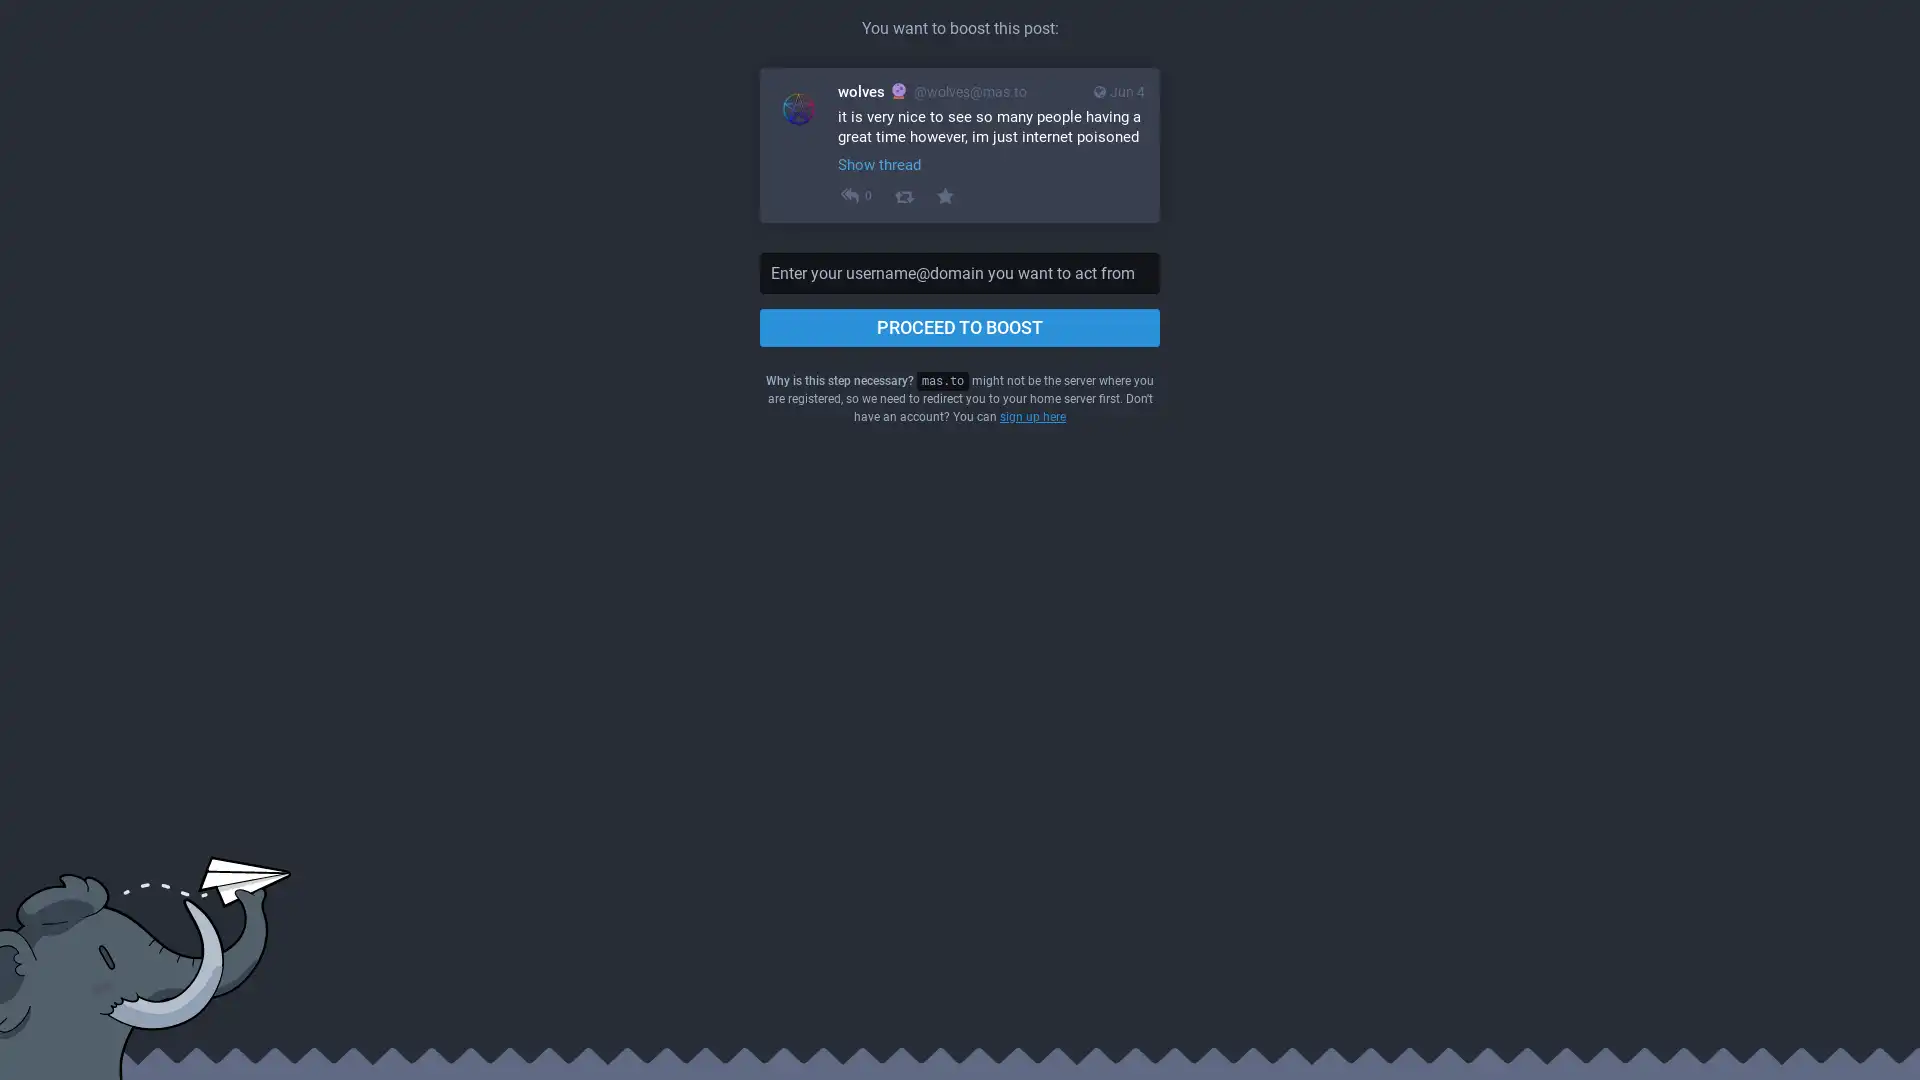  What do you see at coordinates (960, 326) in the screenshot?
I see `PROCEED TO BOOST` at bounding box center [960, 326].